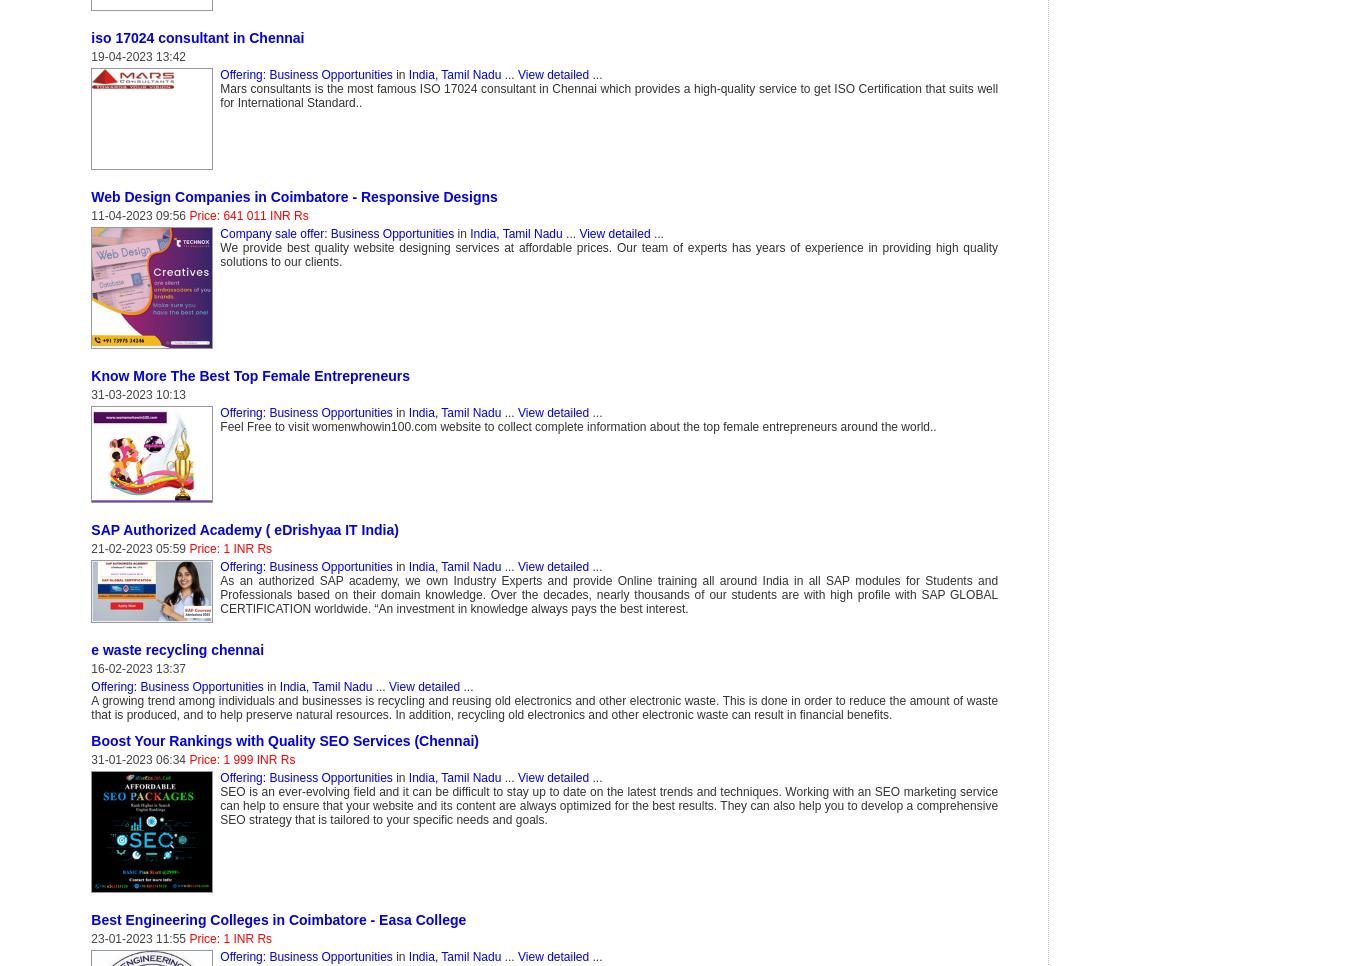  What do you see at coordinates (244, 530) in the screenshot?
I see `'SAP Authorized Academy ( eDrishyaa IT India)'` at bounding box center [244, 530].